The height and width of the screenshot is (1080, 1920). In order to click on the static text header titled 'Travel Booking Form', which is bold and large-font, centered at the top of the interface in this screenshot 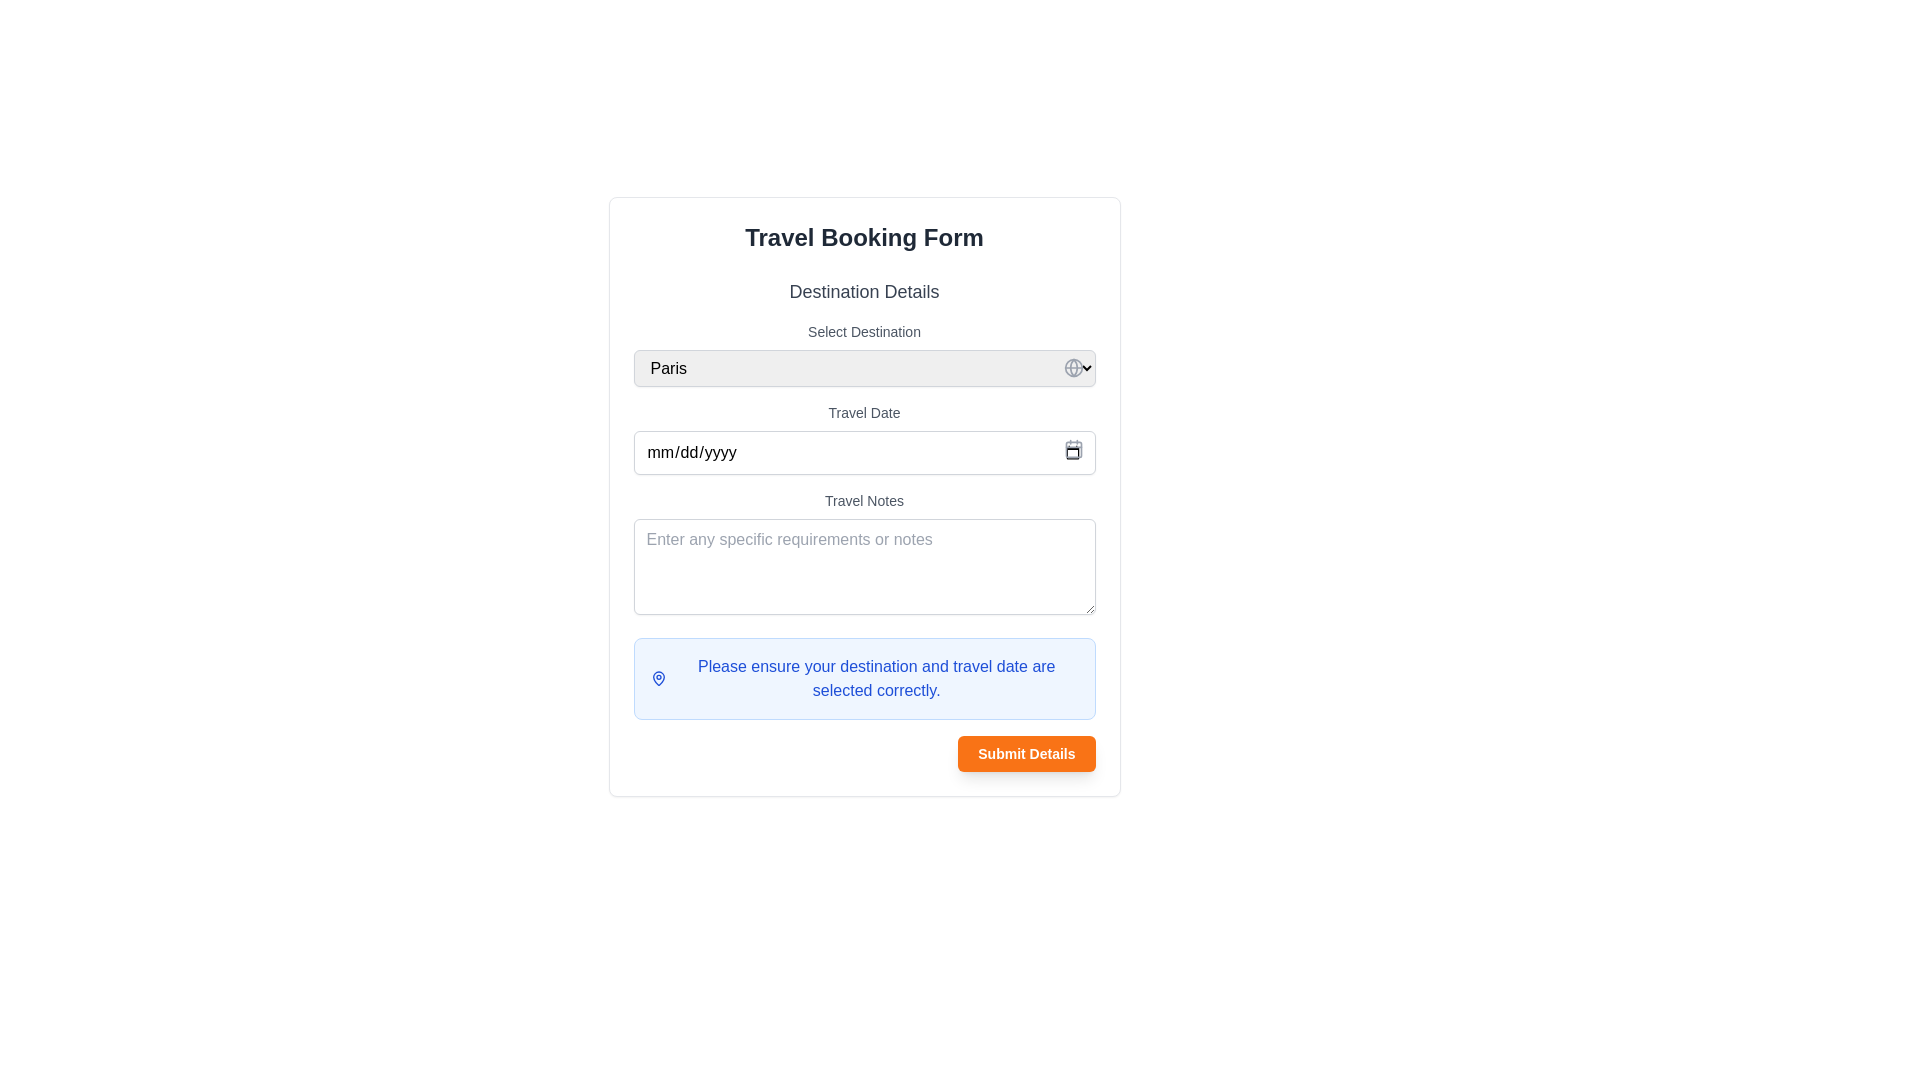, I will do `click(864, 237)`.